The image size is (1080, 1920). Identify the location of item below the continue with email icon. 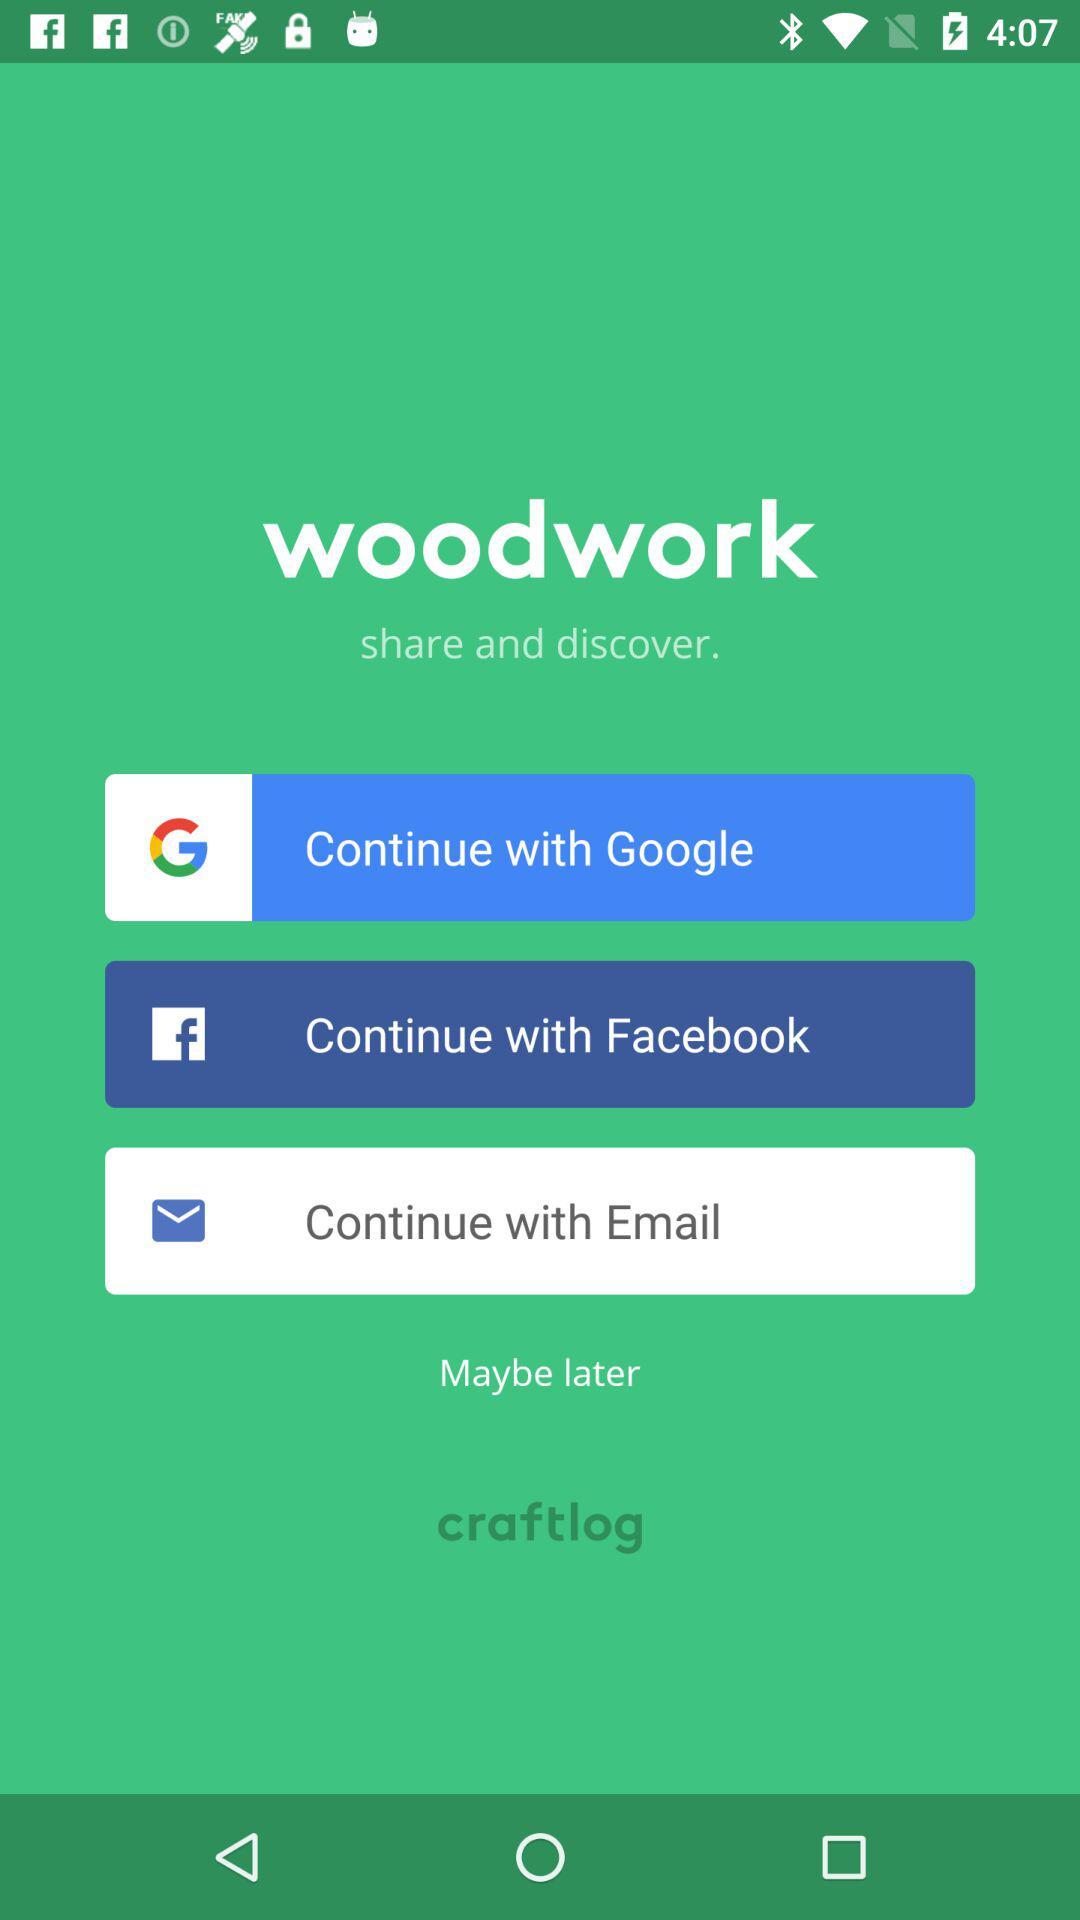
(538, 1370).